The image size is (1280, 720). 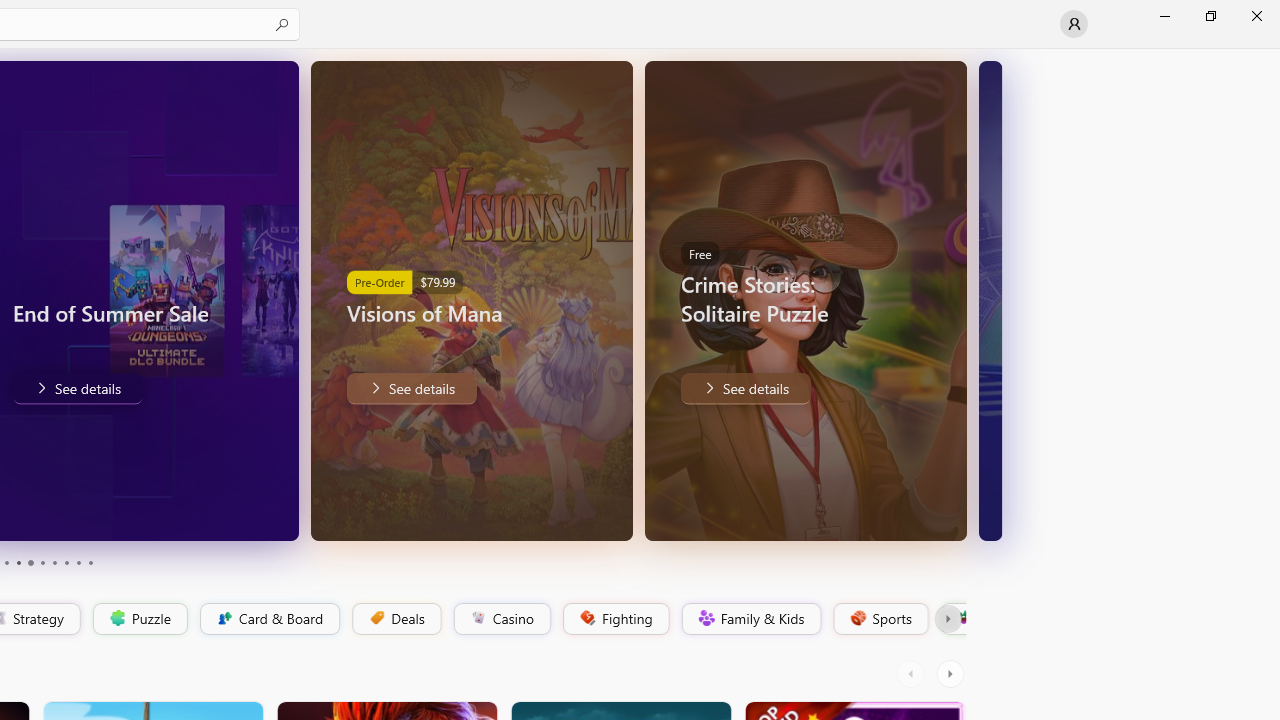 What do you see at coordinates (951, 673) in the screenshot?
I see `'AutomationID: RightScrollButton'` at bounding box center [951, 673].